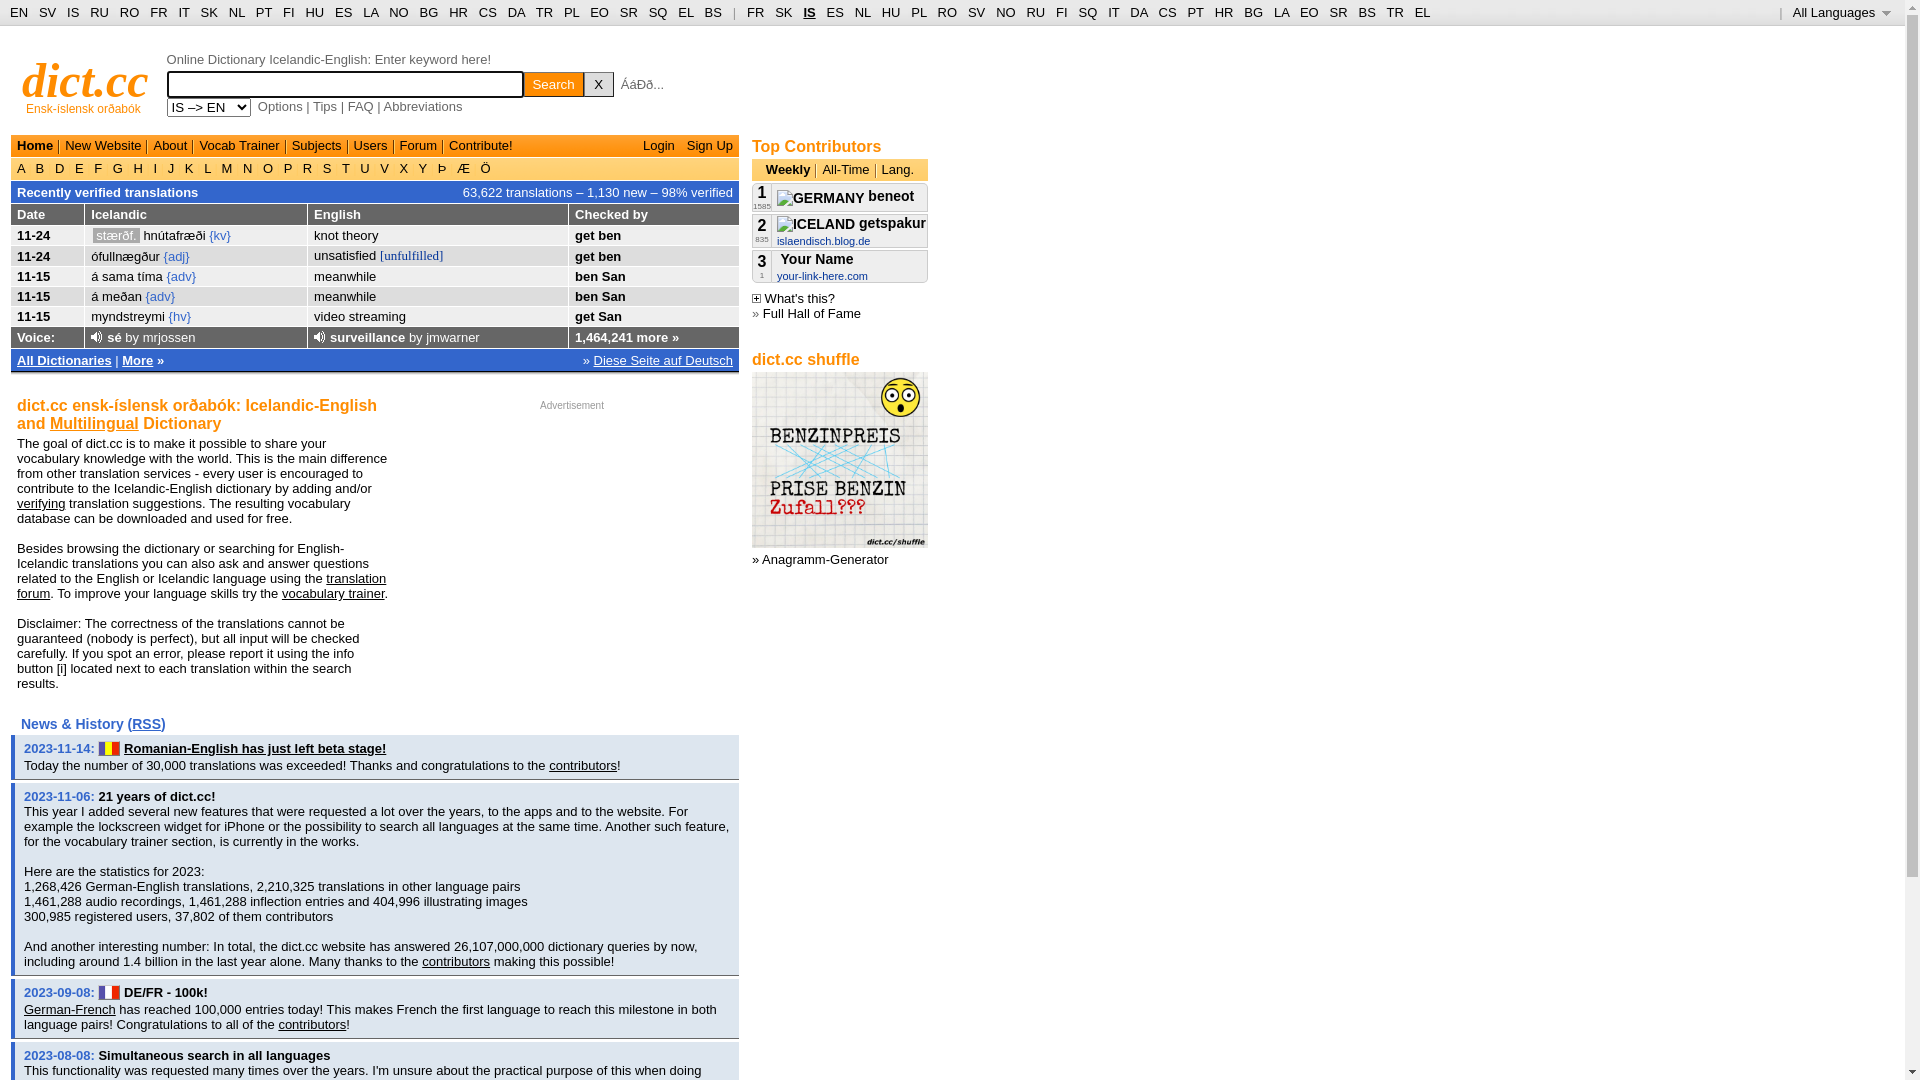 This screenshot has height=1080, width=1920. I want to click on 'ben', so click(585, 296).